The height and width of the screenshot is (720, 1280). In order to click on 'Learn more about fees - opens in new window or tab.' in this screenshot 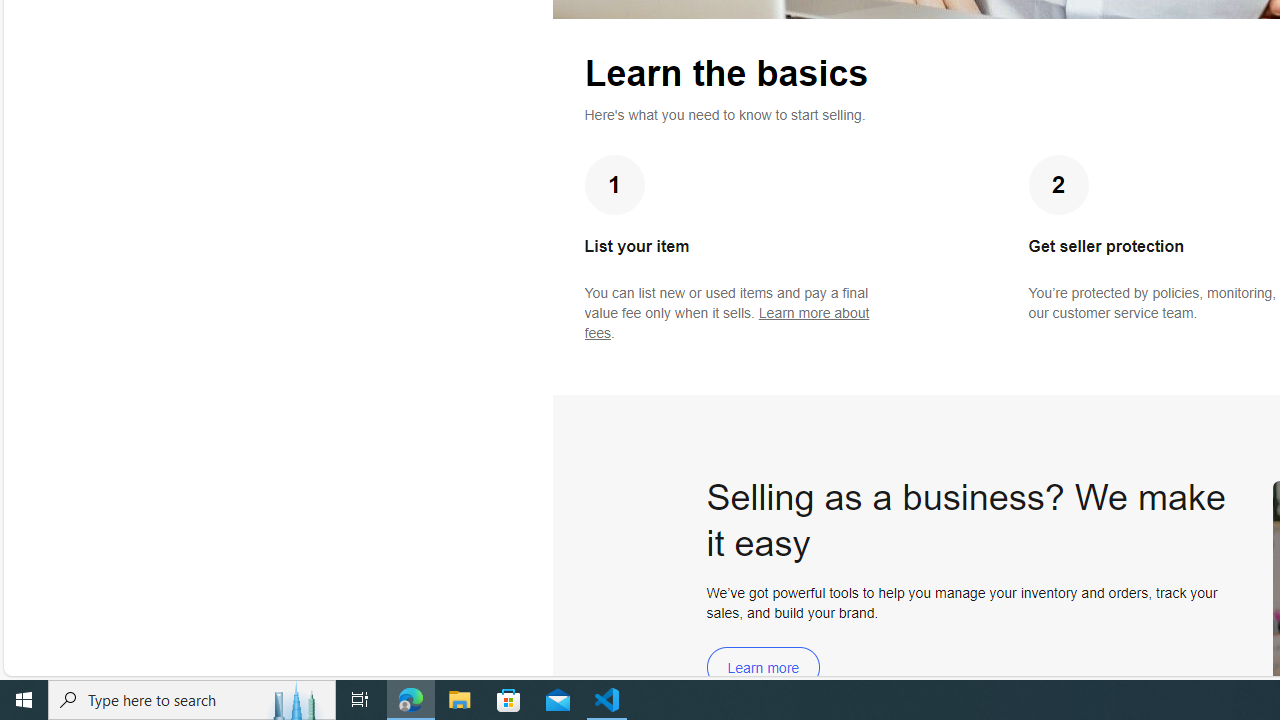, I will do `click(726, 322)`.